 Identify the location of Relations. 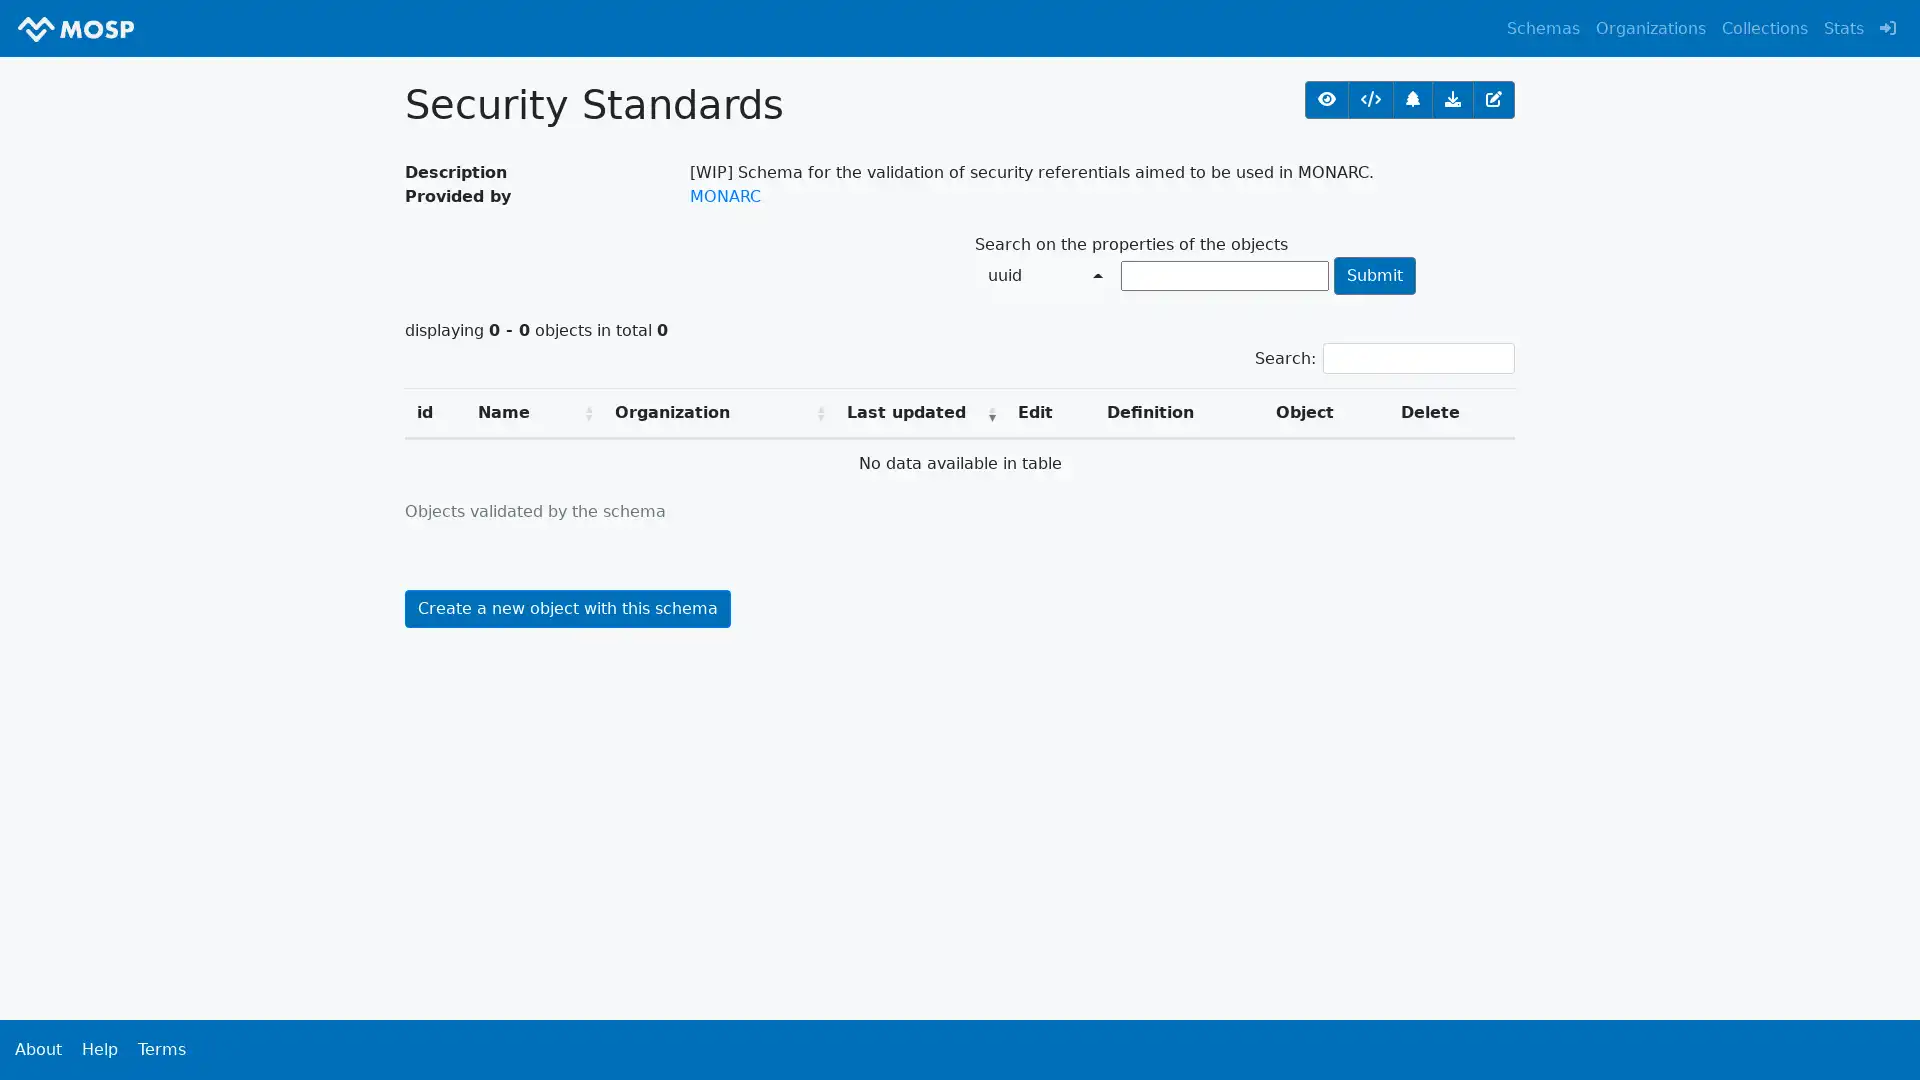
(1411, 100).